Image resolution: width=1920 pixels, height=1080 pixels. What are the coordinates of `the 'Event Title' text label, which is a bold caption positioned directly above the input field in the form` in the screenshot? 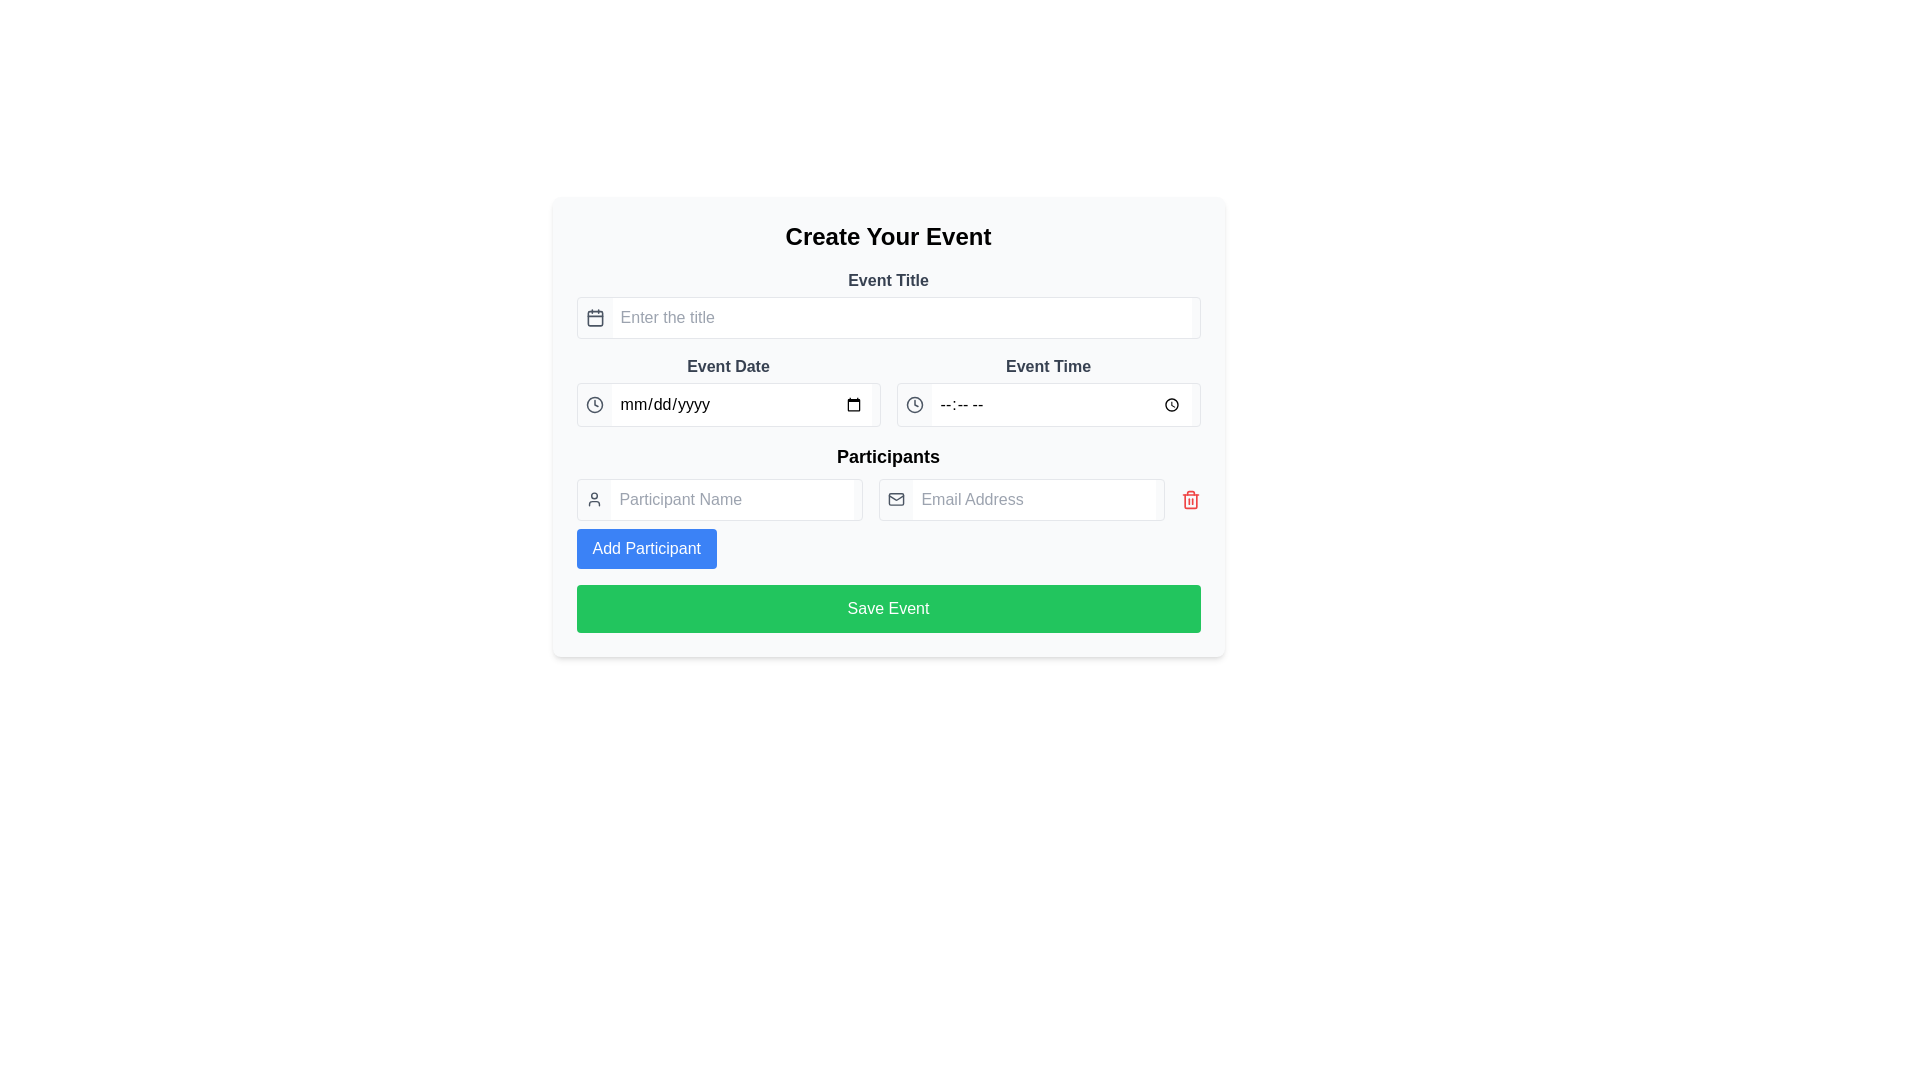 It's located at (887, 281).